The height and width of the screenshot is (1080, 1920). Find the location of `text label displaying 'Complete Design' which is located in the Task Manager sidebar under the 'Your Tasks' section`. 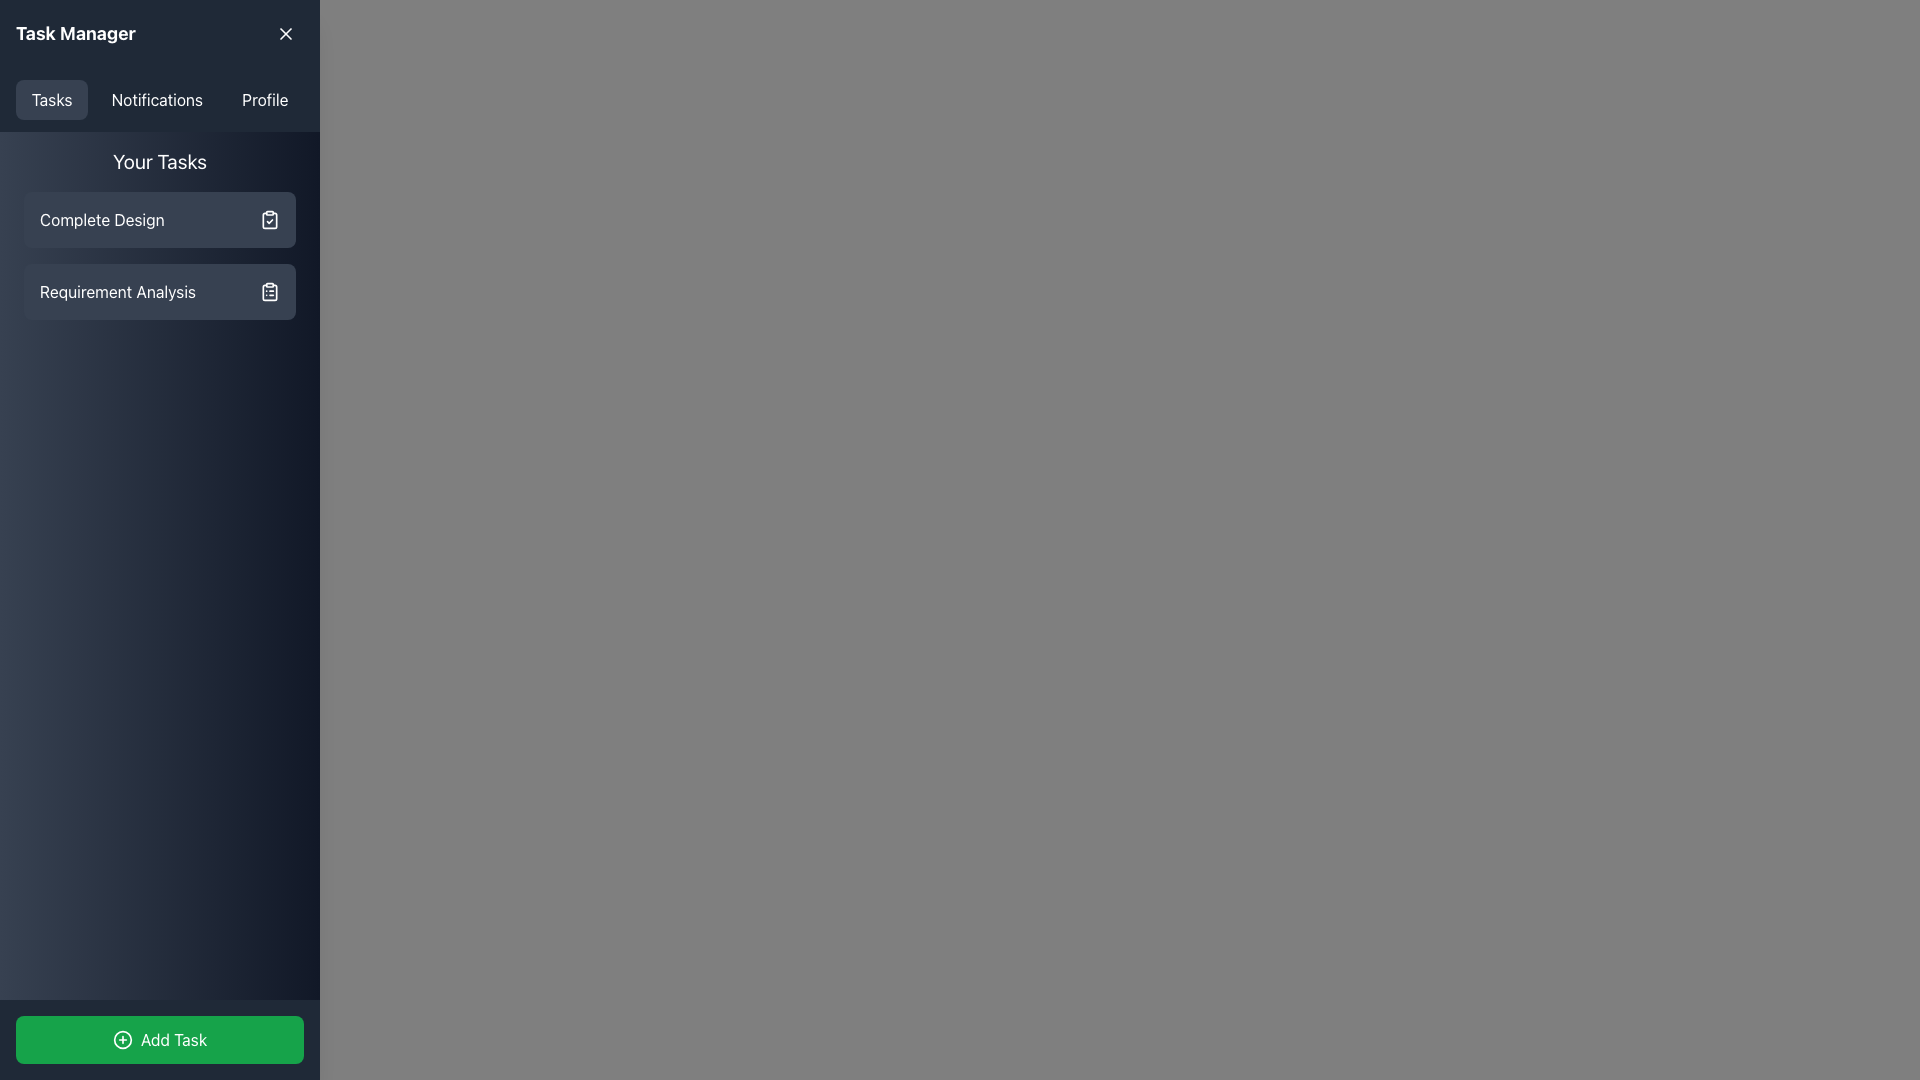

text label displaying 'Complete Design' which is located in the Task Manager sidebar under the 'Your Tasks' section is located at coordinates (101, 219).